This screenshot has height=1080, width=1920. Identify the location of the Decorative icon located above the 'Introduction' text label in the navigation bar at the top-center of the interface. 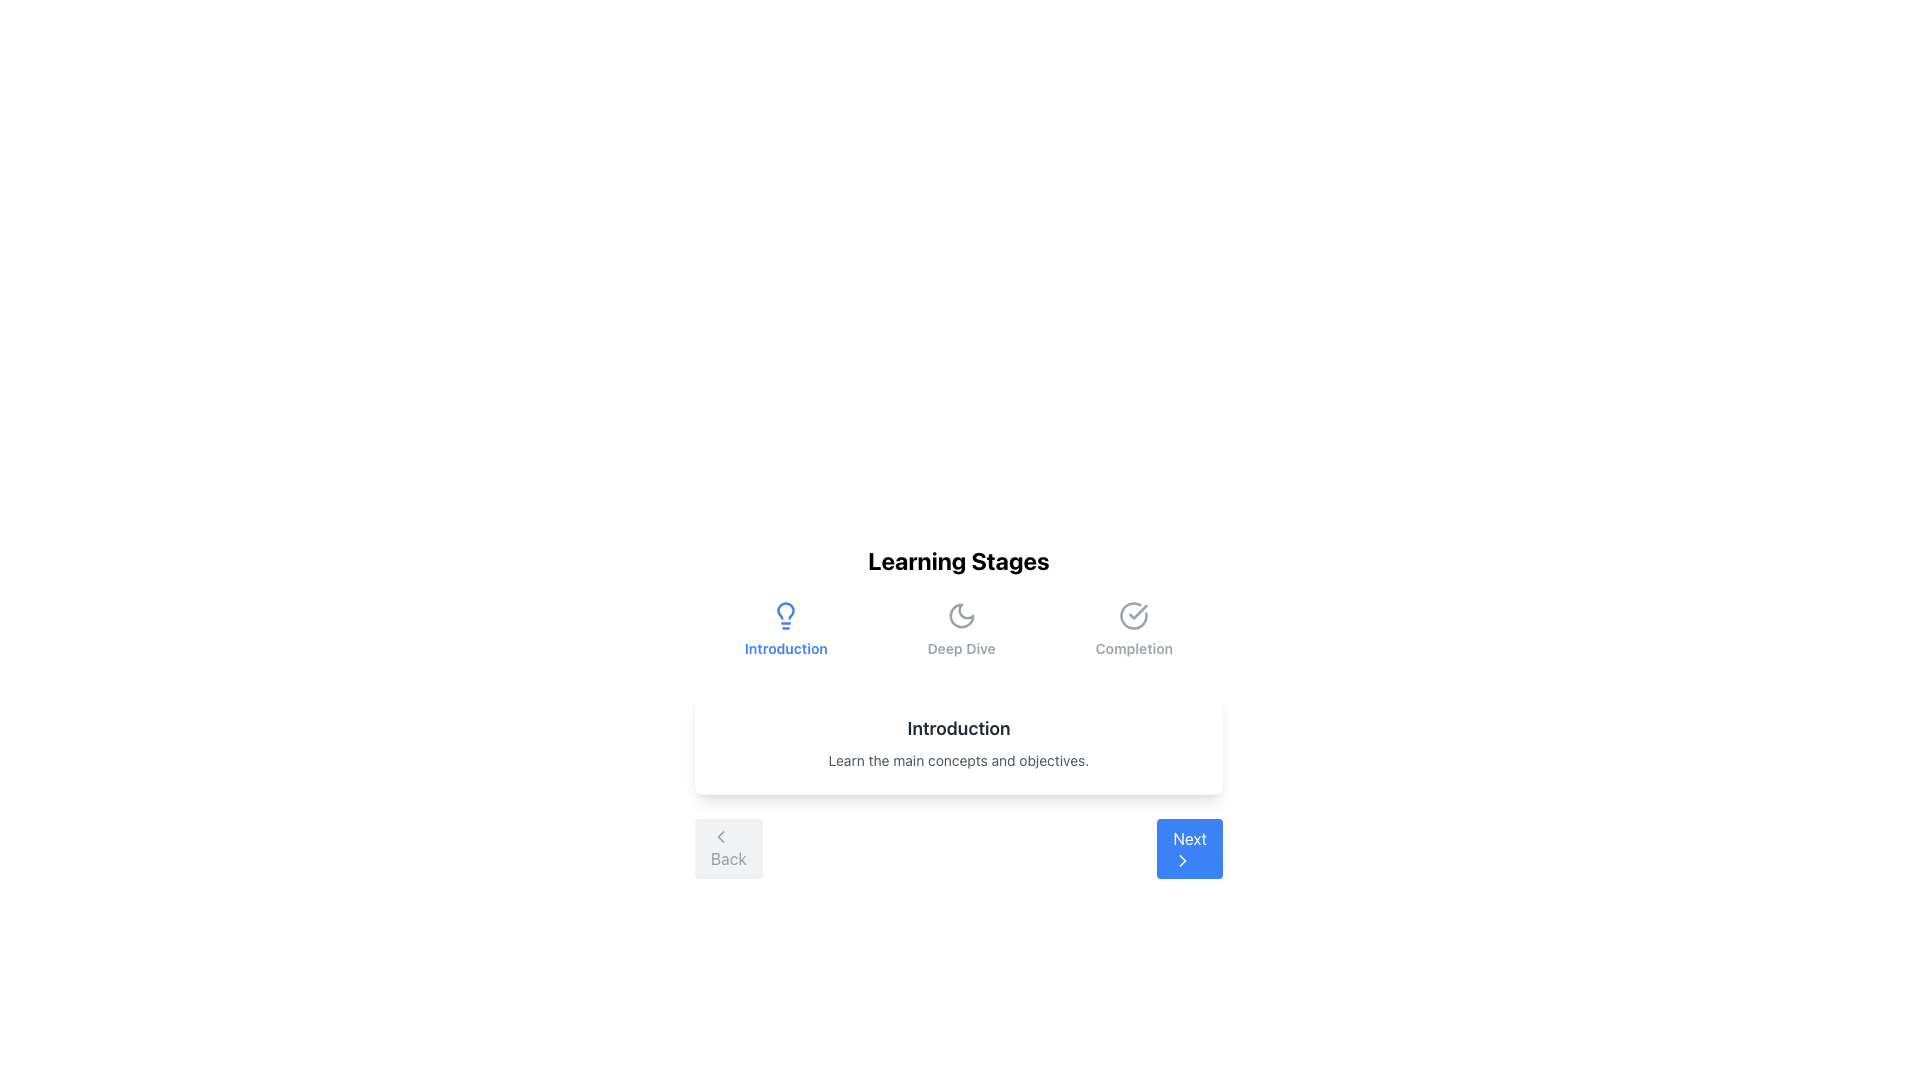
(785, 609).